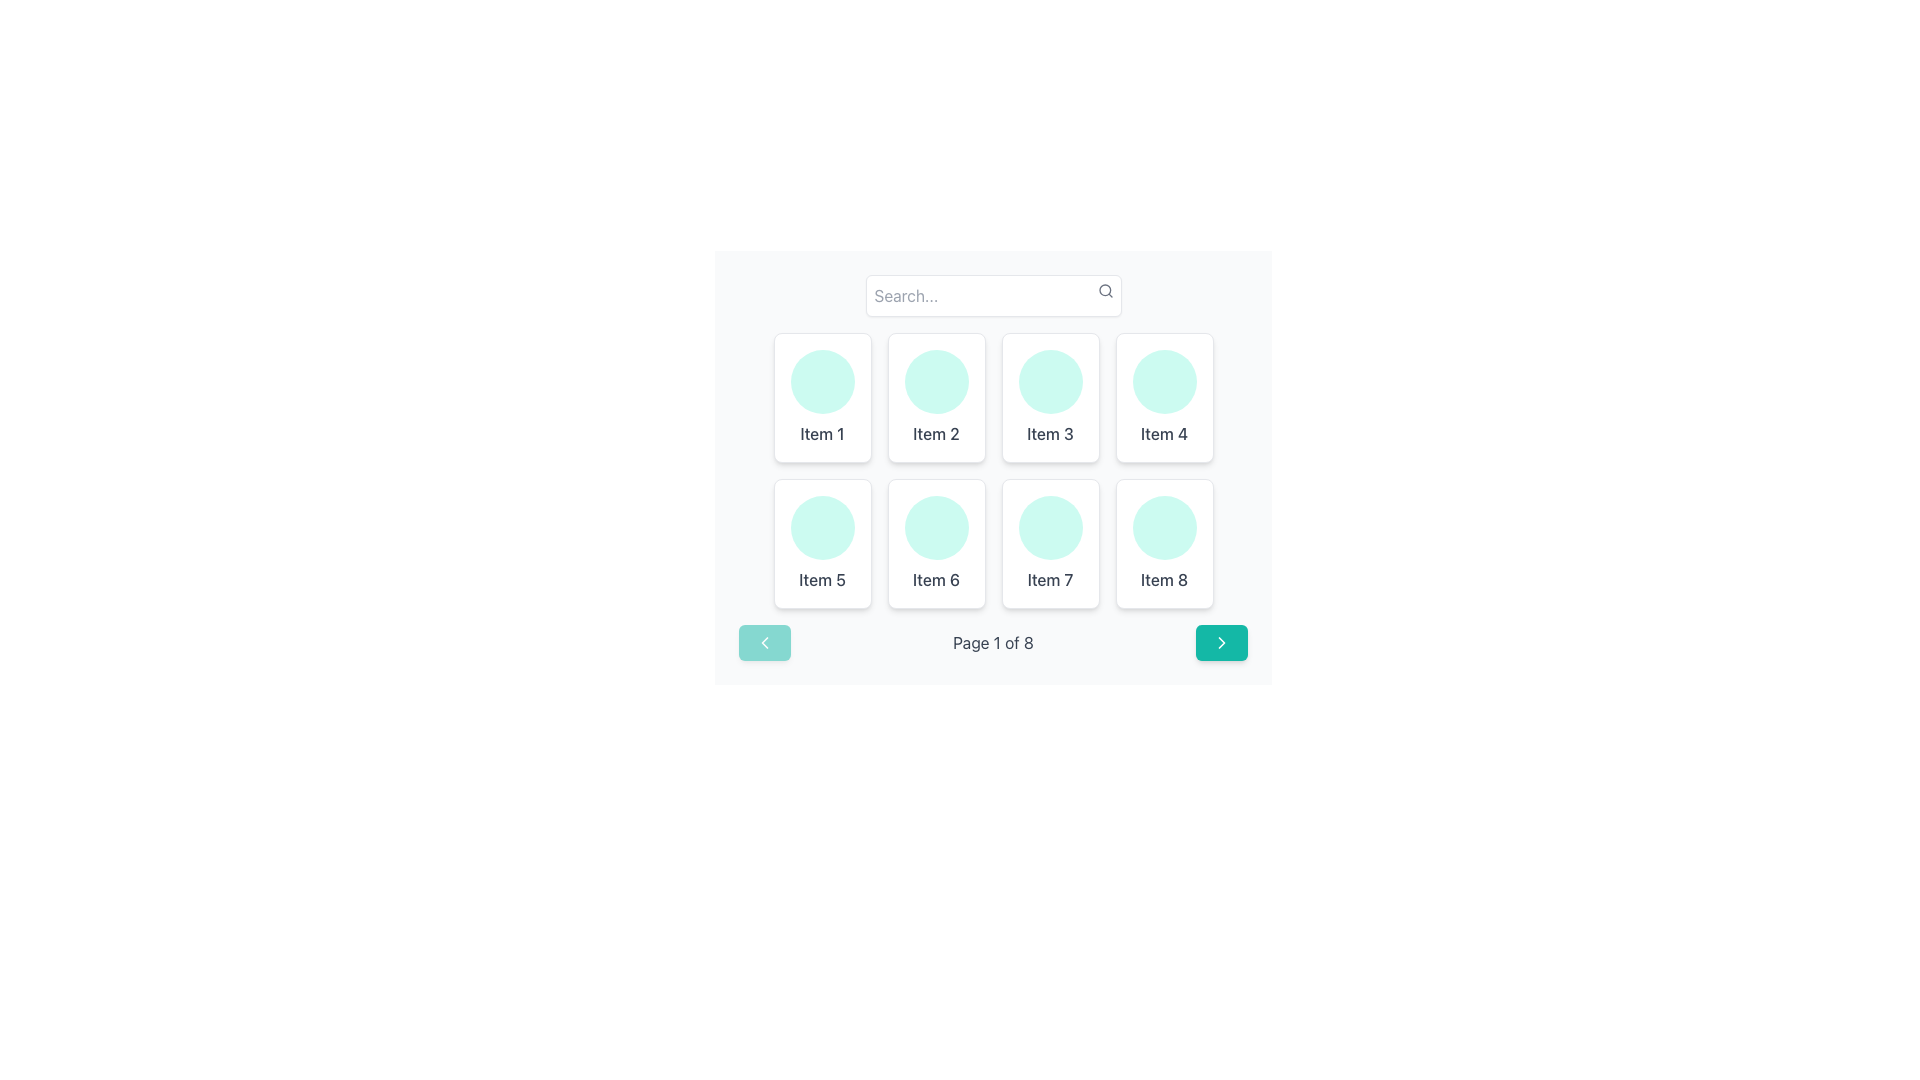  Describe the element at coordinates (993, 643) in the screenshot. I see `the text label displaying 'Page 1 of 8', which is centrally located below the item grid and between the navigation buttons, indicating its informational purpose` at that location.